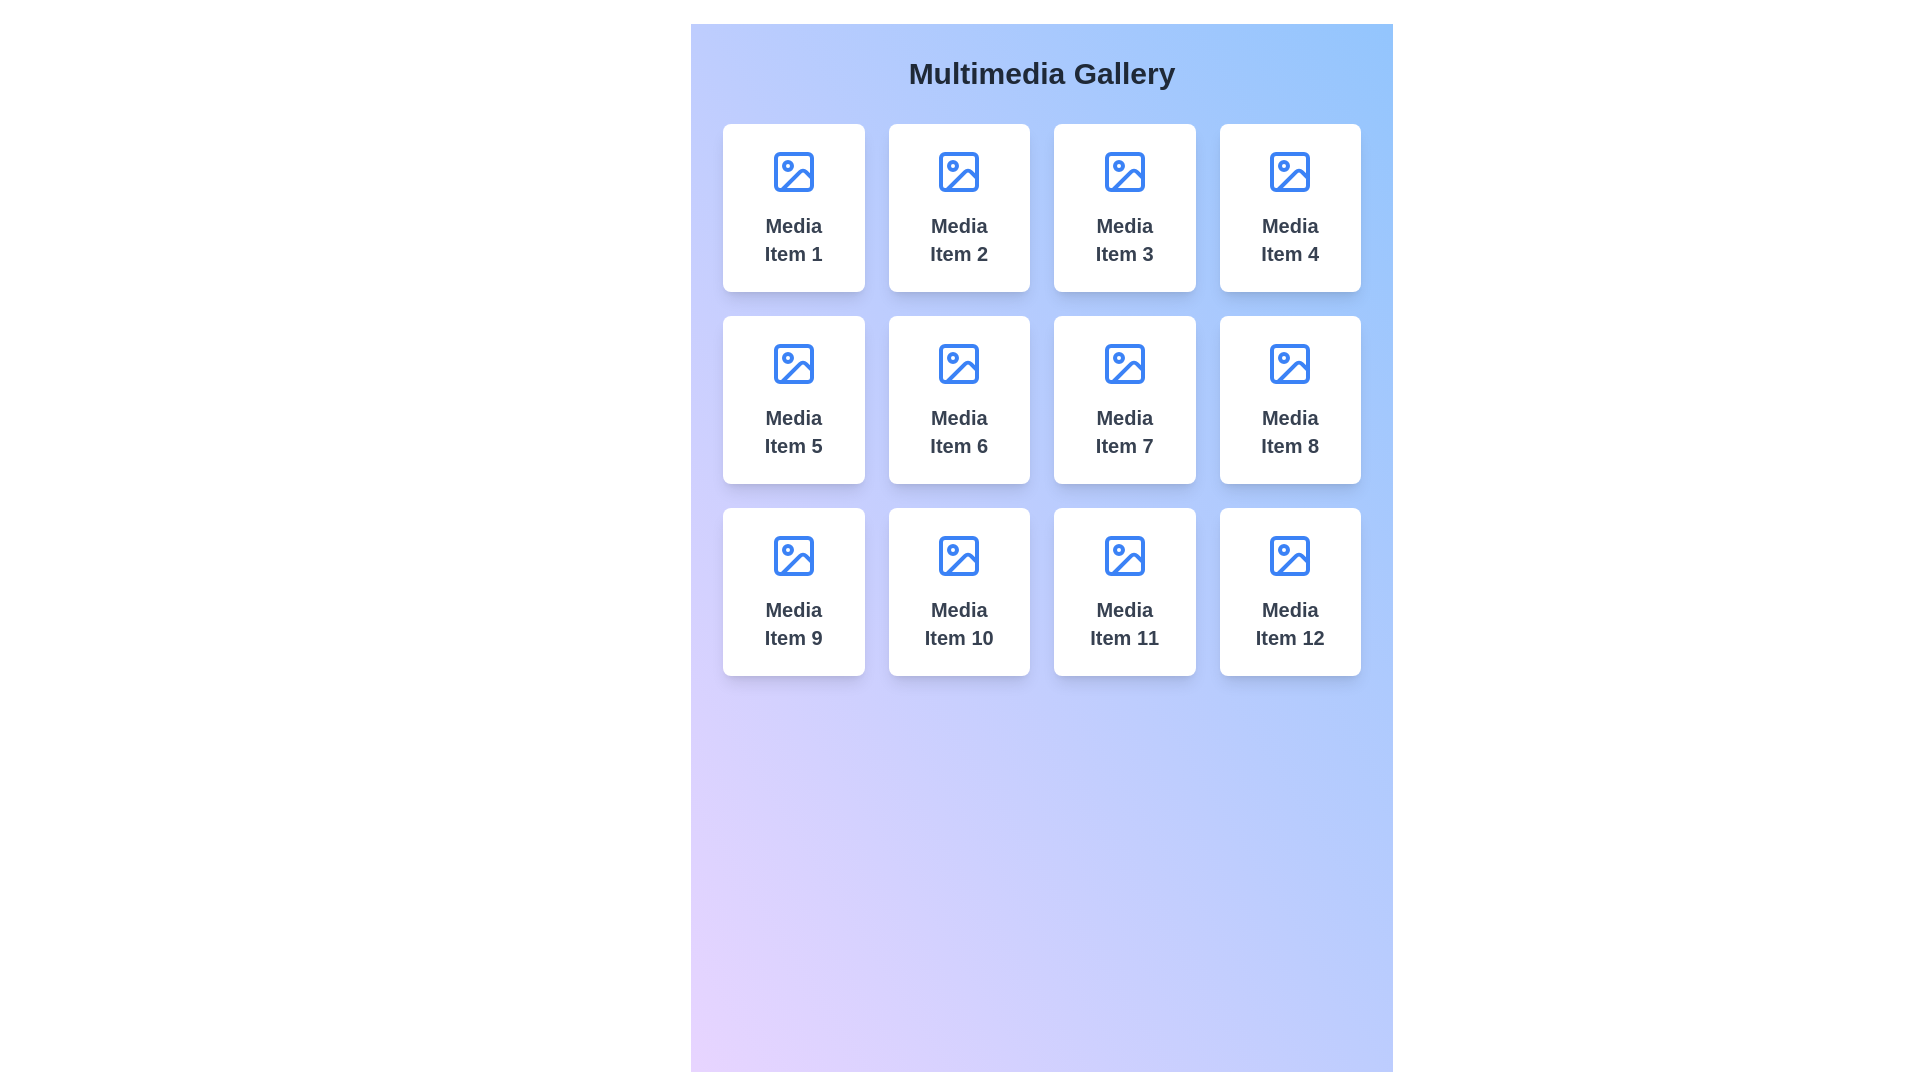 This screenshot has width=1920, height=1080. What do you see at coordinates (1290, 171) in the screenshot?
I see `the graphical shape that is part of the icon labeled 'Media Item 4' in the fourth position of the top row of the multimedia gallery` at bounding box center [1290, 171].